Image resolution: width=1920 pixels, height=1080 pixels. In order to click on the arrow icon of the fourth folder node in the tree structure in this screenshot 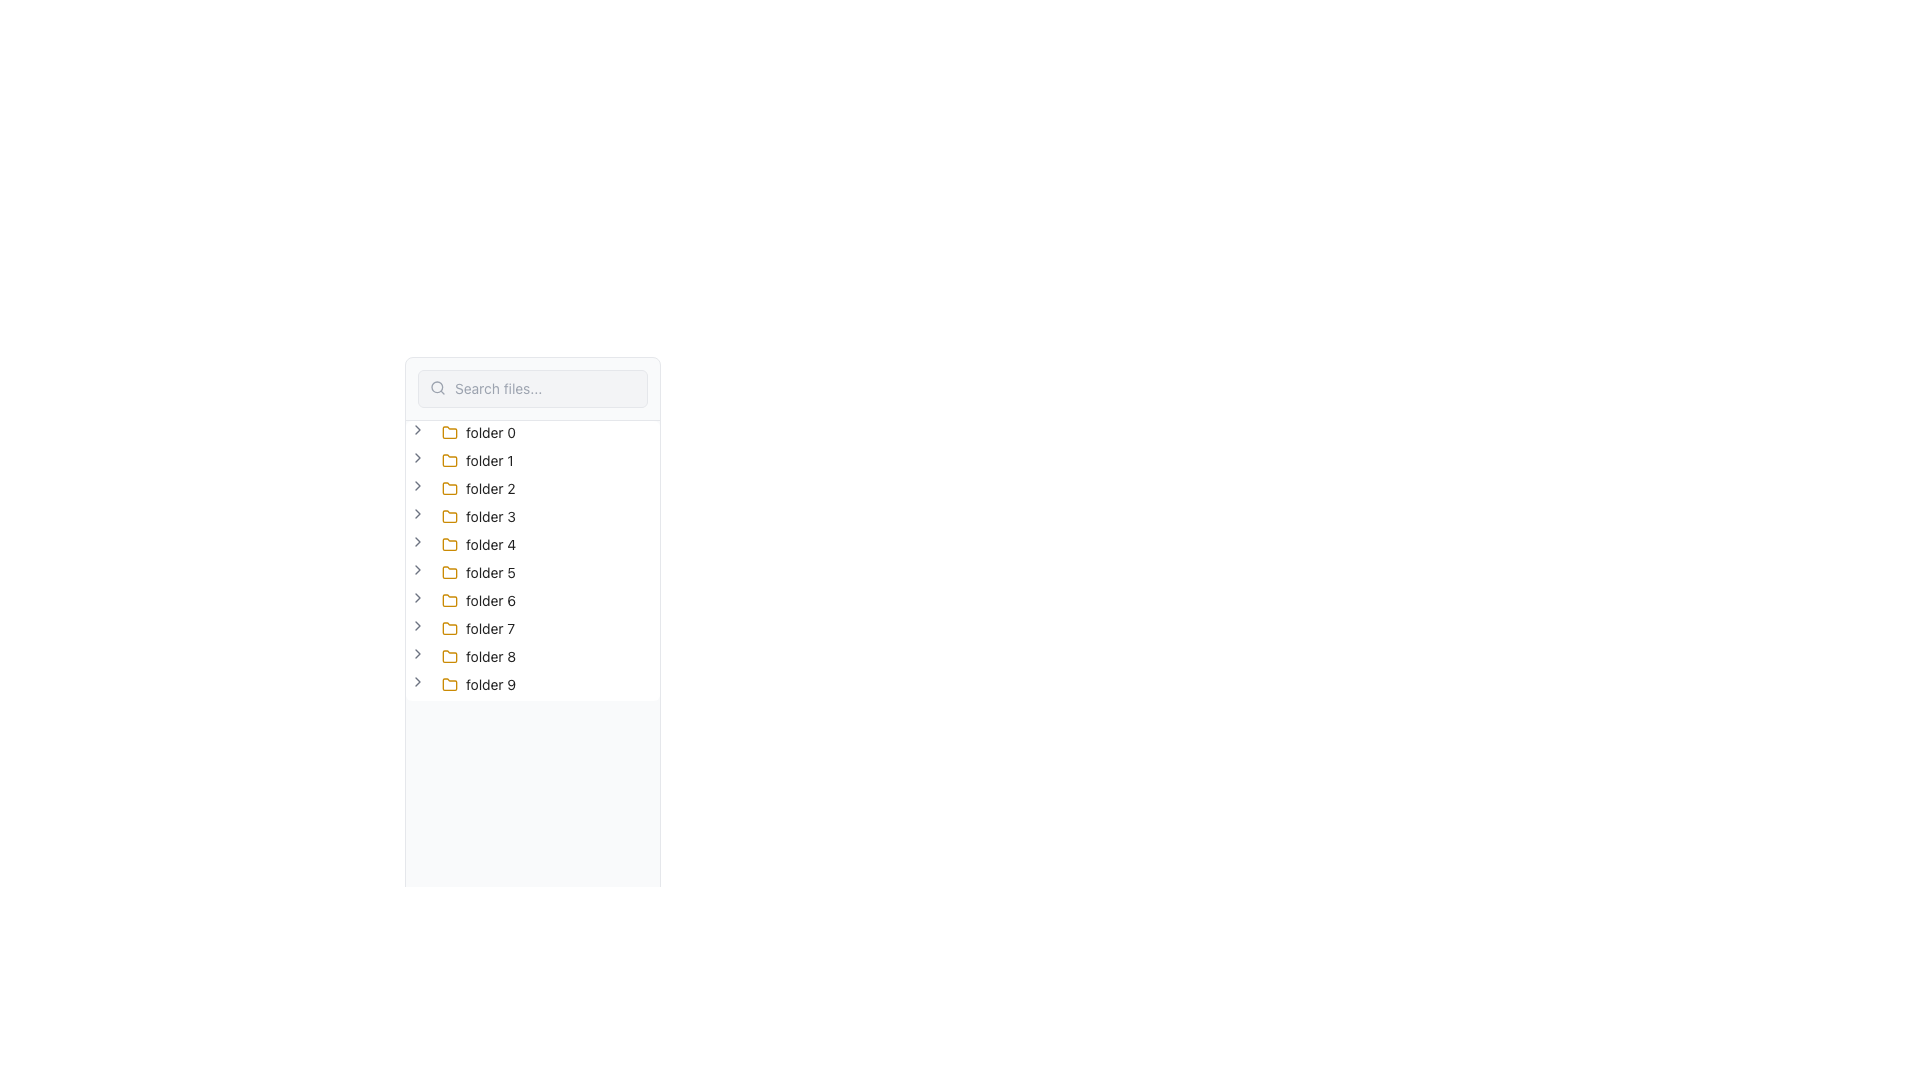, I will do `click(464, 515)`.